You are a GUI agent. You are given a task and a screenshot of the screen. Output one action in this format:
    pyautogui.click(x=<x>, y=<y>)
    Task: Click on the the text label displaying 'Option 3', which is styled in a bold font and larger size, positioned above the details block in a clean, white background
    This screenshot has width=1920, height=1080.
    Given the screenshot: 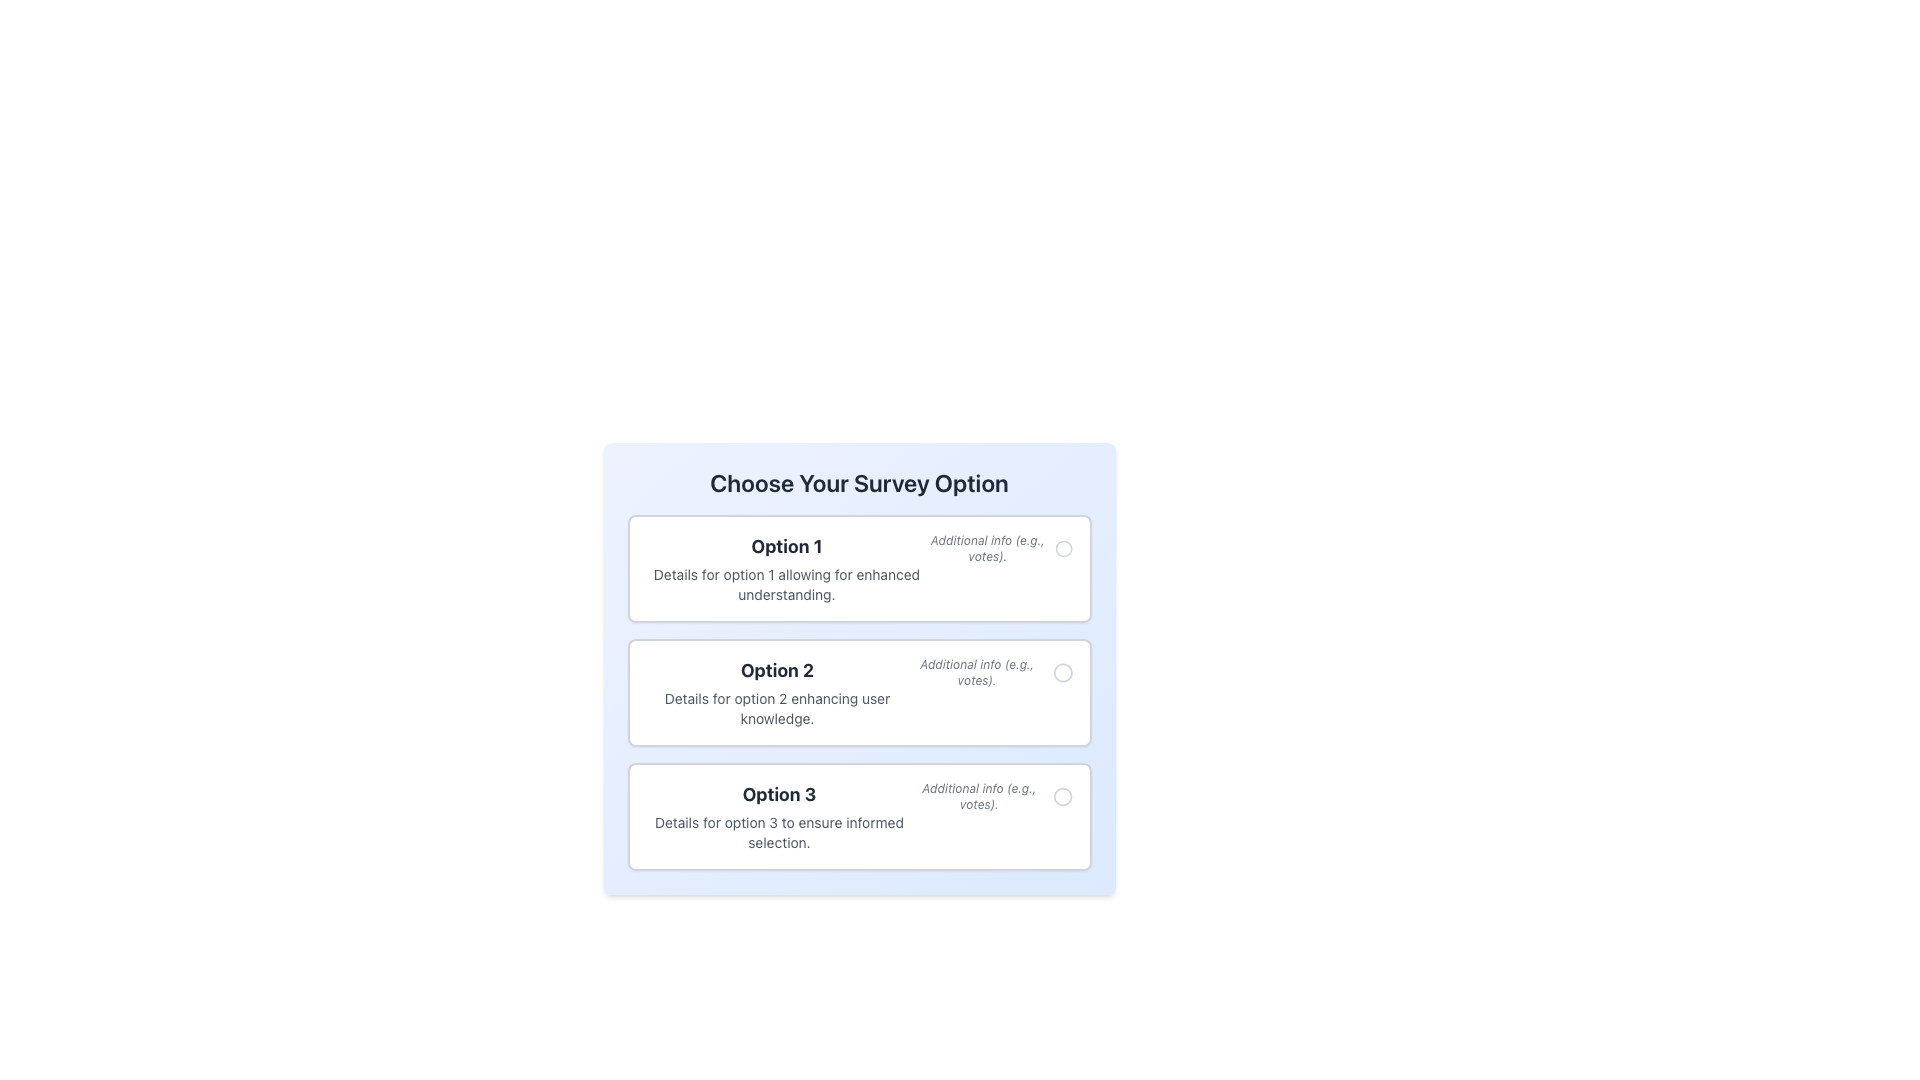 What is the action you would take?
    pyautogui.click(x=778, y=793)
    